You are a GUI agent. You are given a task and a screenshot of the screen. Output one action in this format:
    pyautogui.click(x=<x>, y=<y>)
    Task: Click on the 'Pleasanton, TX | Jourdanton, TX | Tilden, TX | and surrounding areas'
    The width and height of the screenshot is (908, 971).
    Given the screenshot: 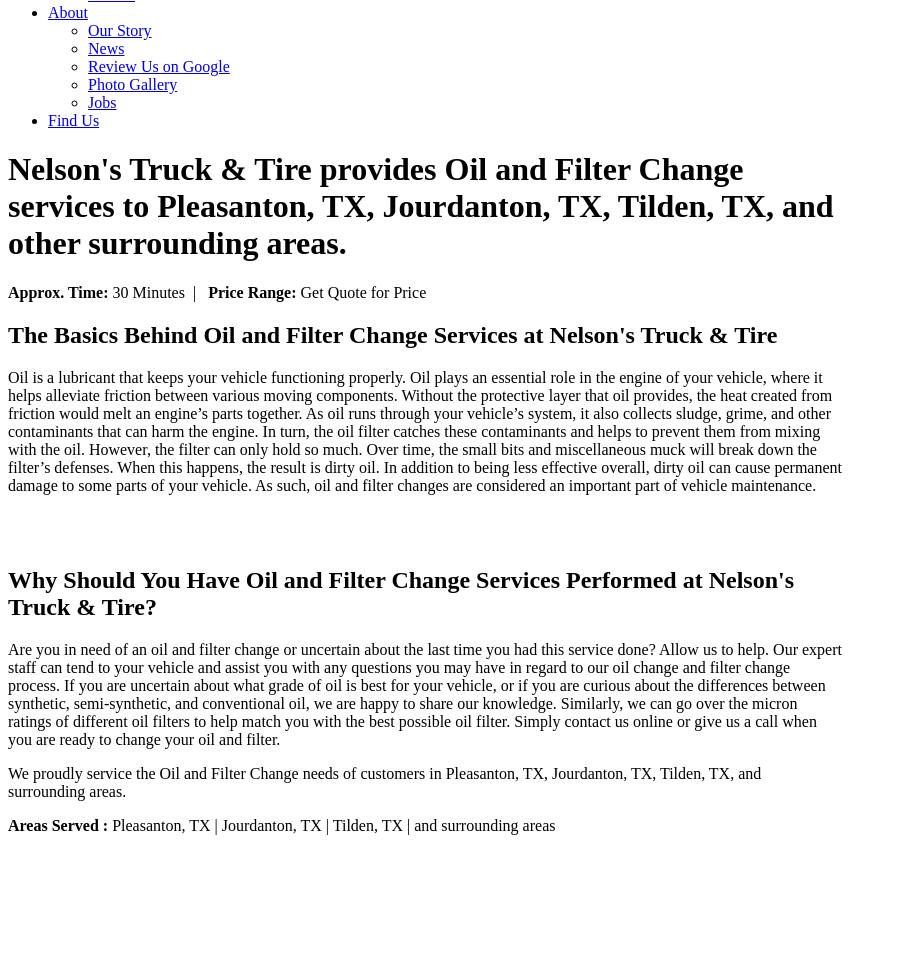 What is the action you would take?
    pyautogui.click(x=110, y=823)
    